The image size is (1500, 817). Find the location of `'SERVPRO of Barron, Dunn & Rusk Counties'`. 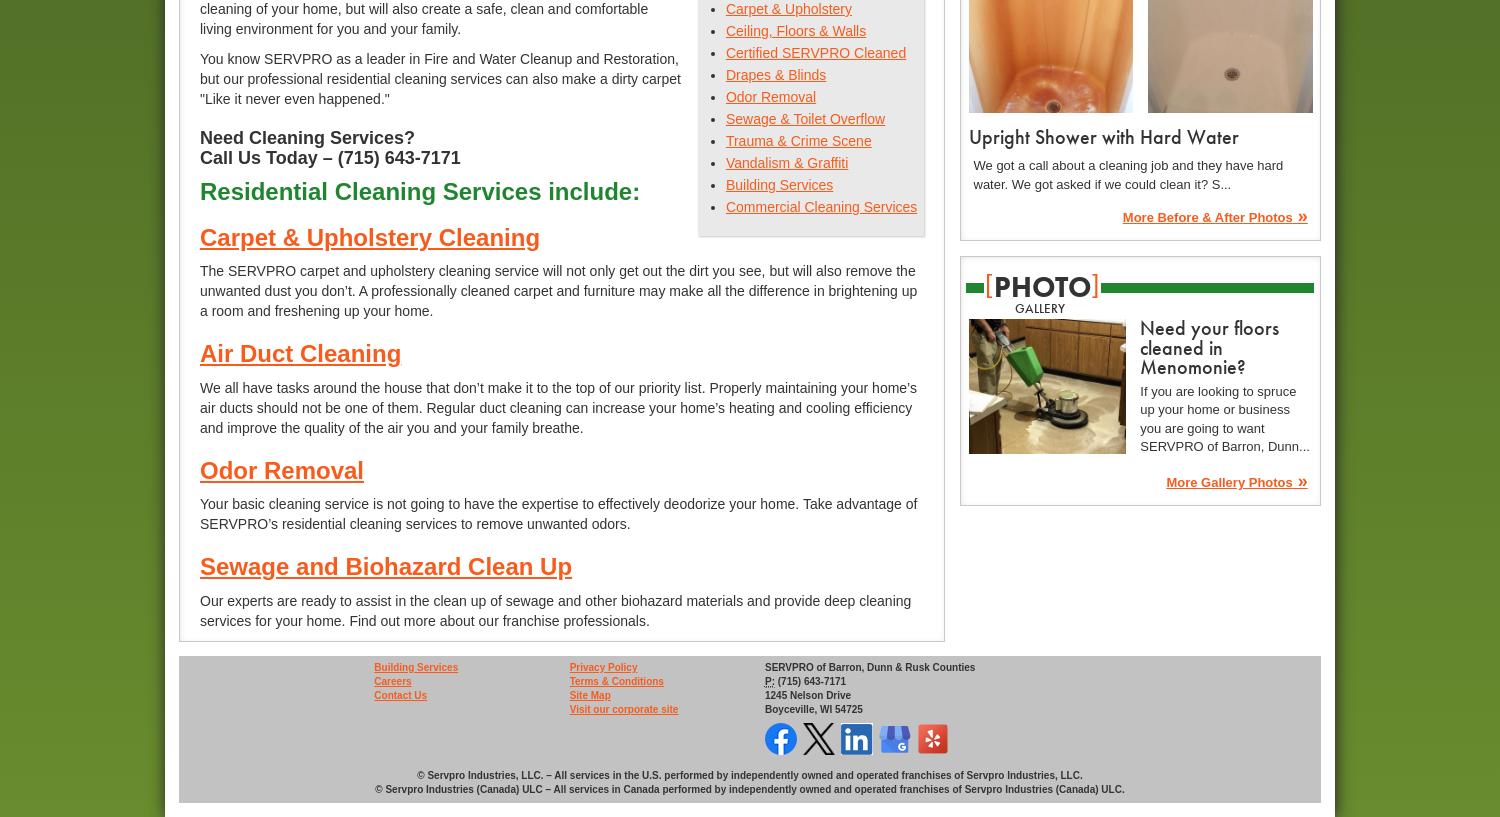

'SERVPRO of Barron, Dunn & Rusk Counties' is located at coordinates (868, 665).